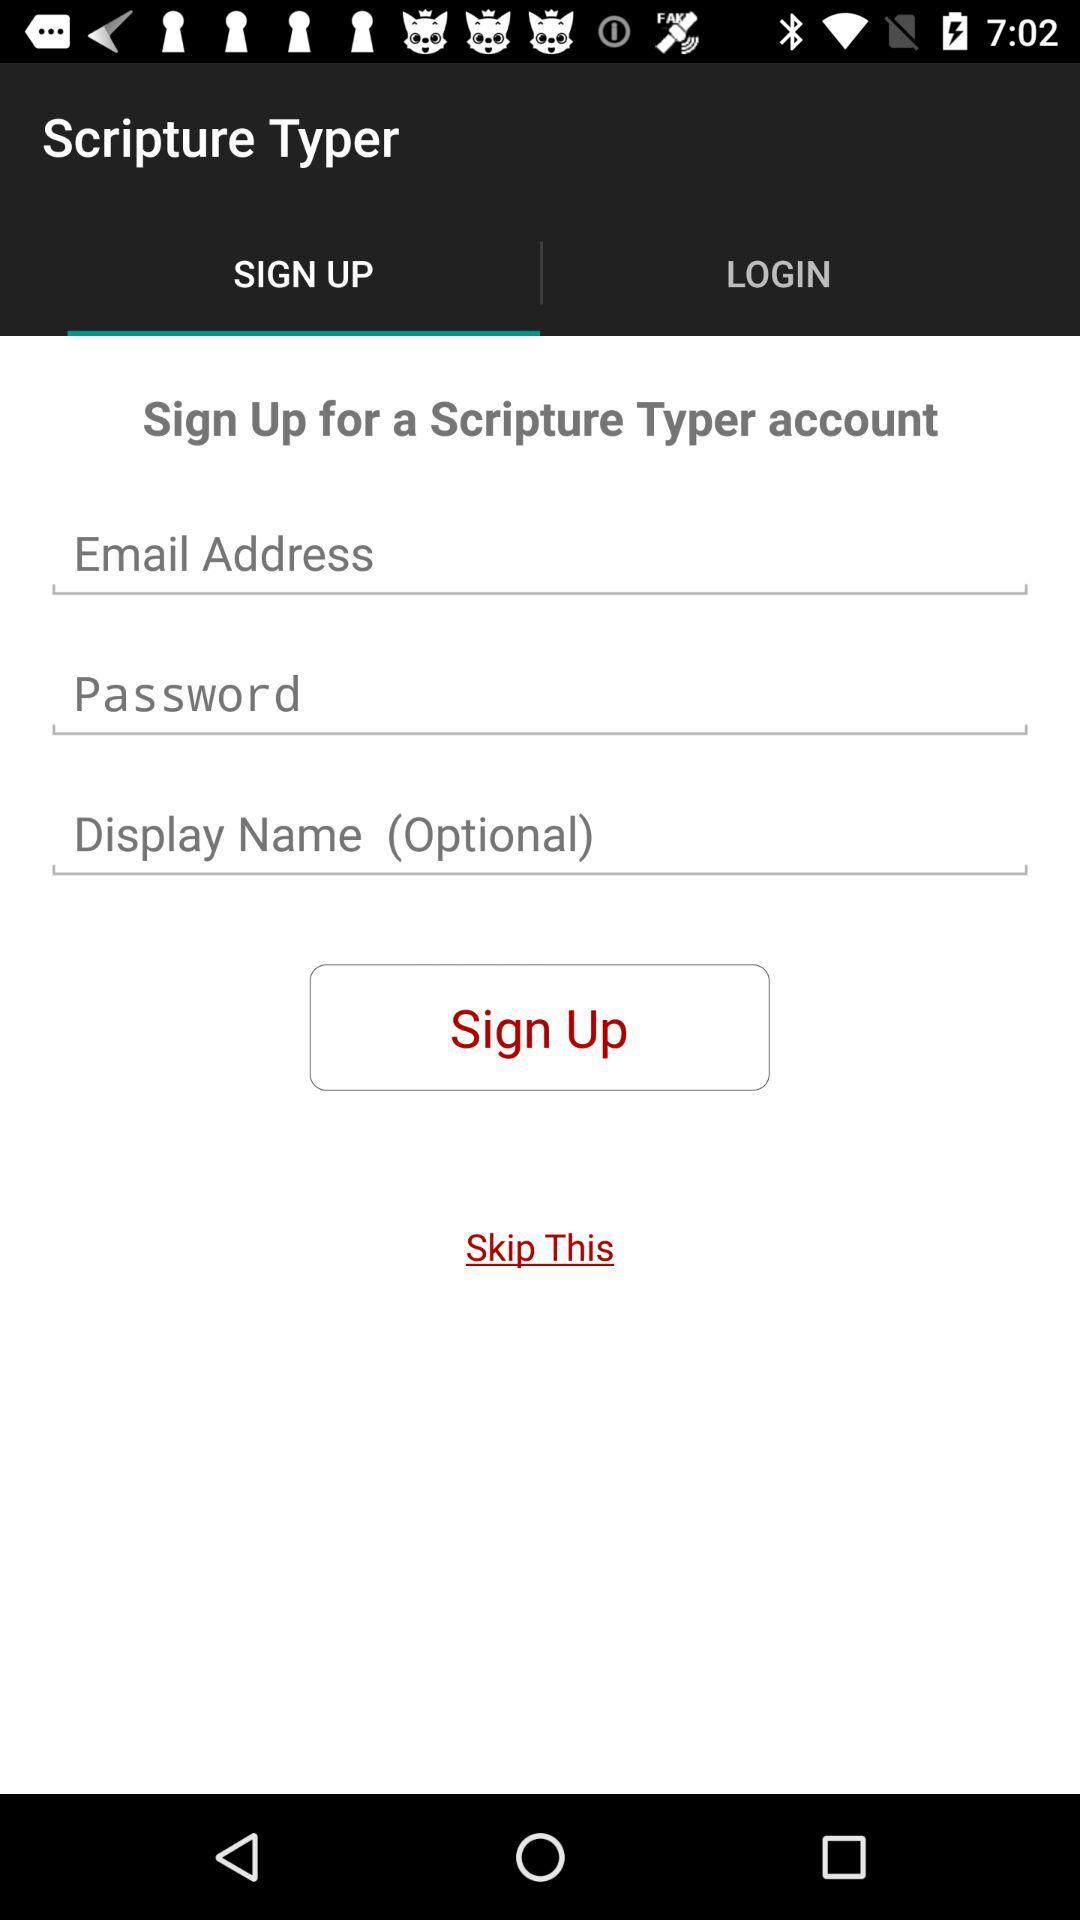 The image size is (1080, 1920). Describe the element at coordinates (540, 1245) in the screenshot. I see `icon below sign up icon` at that location.